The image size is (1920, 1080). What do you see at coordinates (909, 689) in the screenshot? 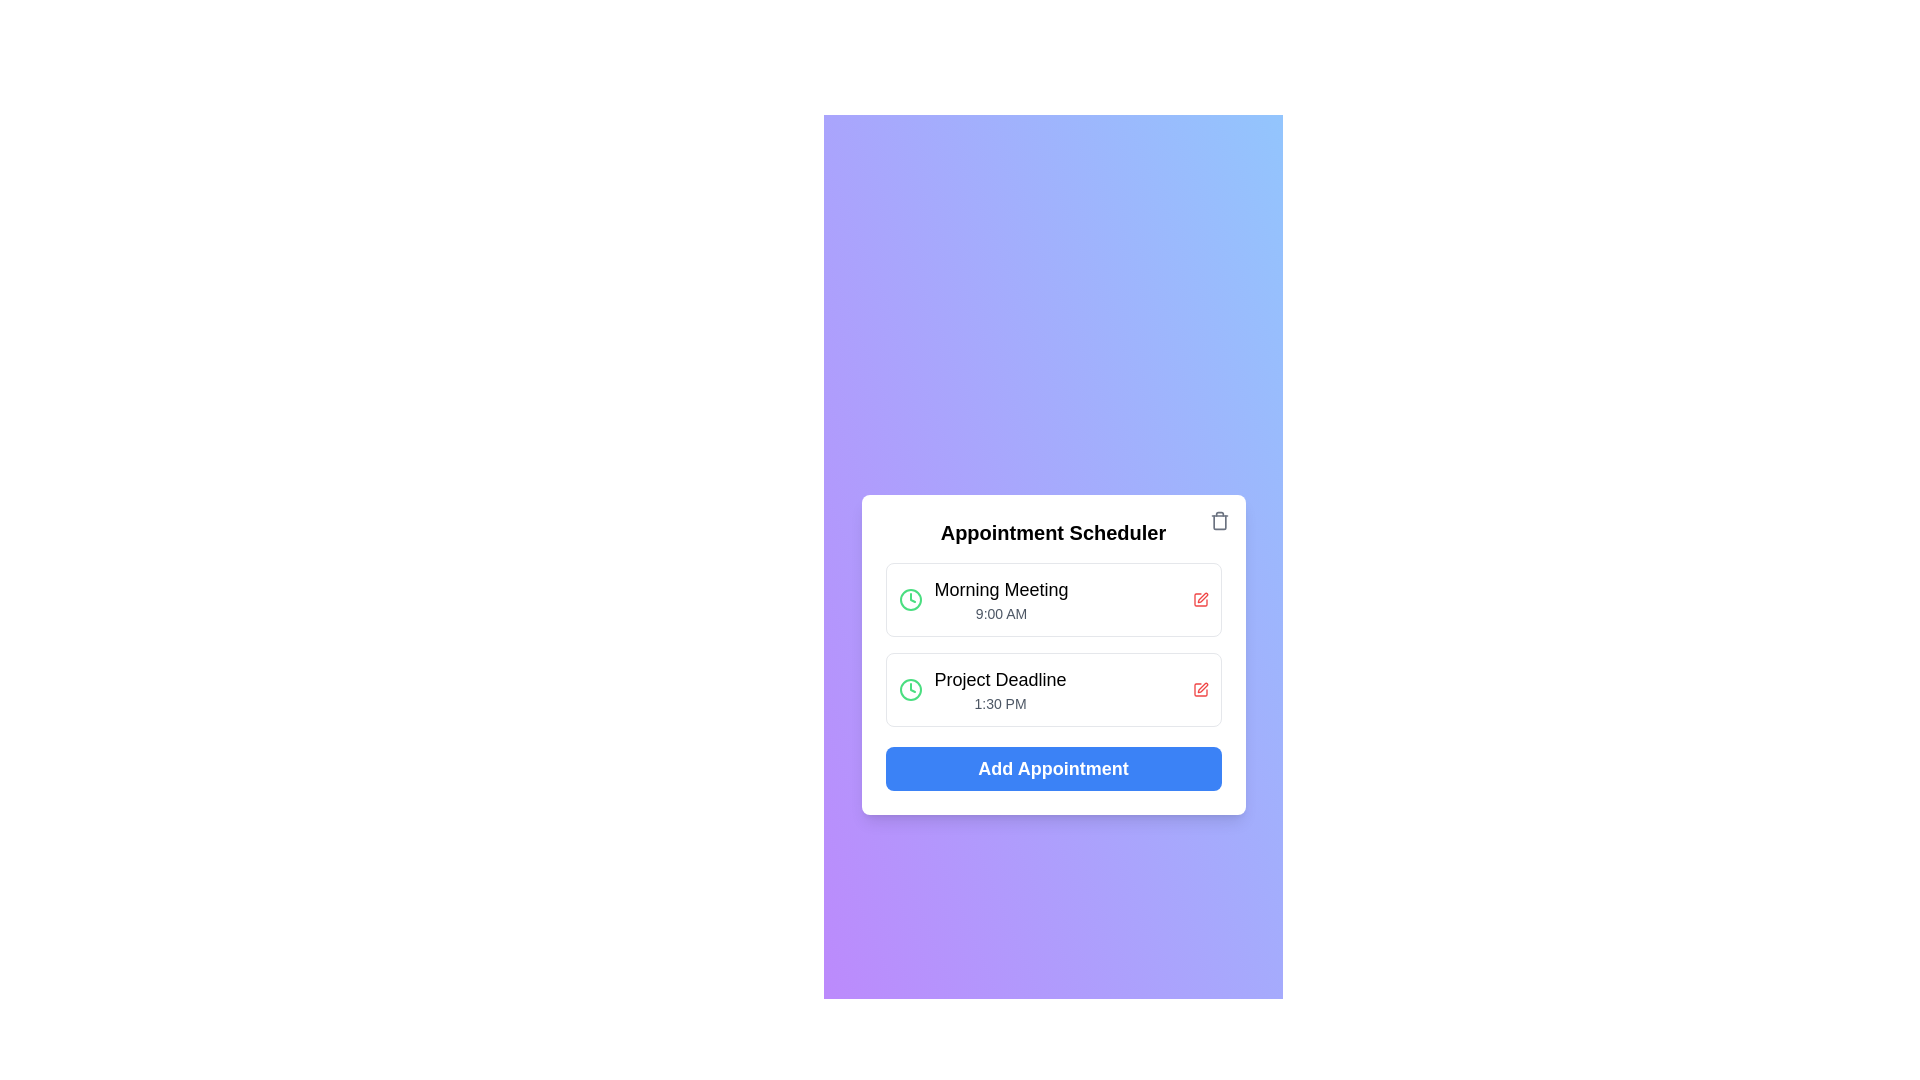
I see `the time icon located to the left of the text '1:30 PM' under the 'Project Deadline' label` at bounding box center [909, 689].